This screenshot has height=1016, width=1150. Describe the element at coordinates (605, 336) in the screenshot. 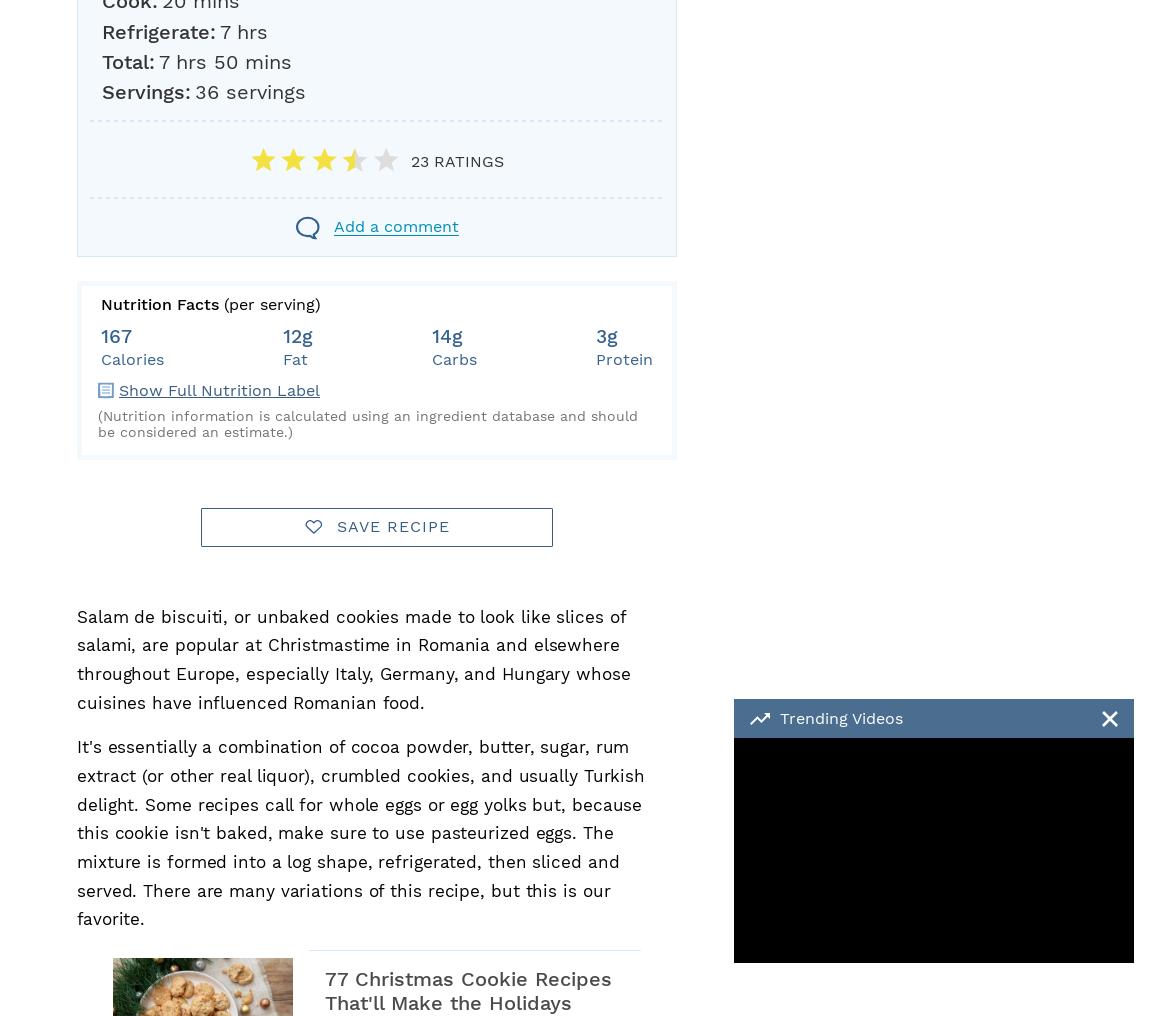

I see `'3g'` at that location.